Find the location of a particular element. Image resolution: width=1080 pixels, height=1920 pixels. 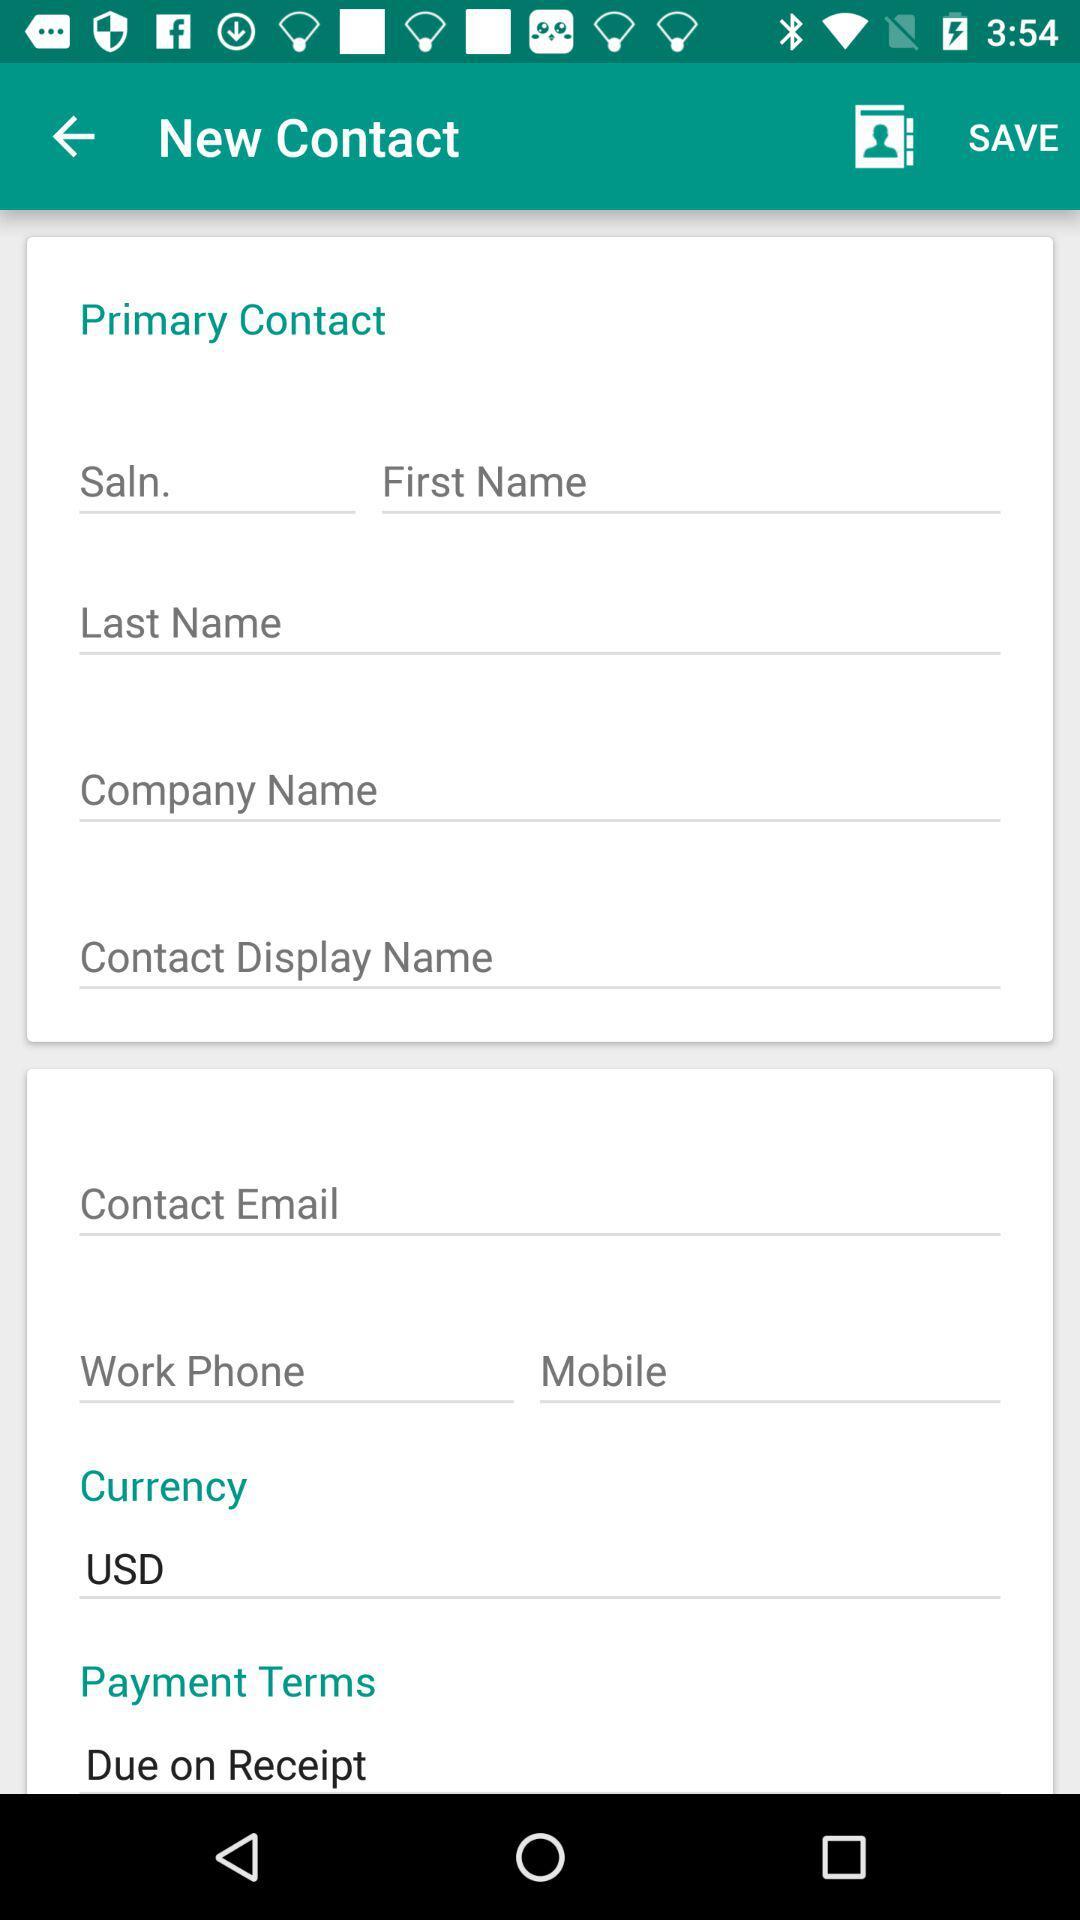

item below the primary contact icon is located at coordinates (690, 469).